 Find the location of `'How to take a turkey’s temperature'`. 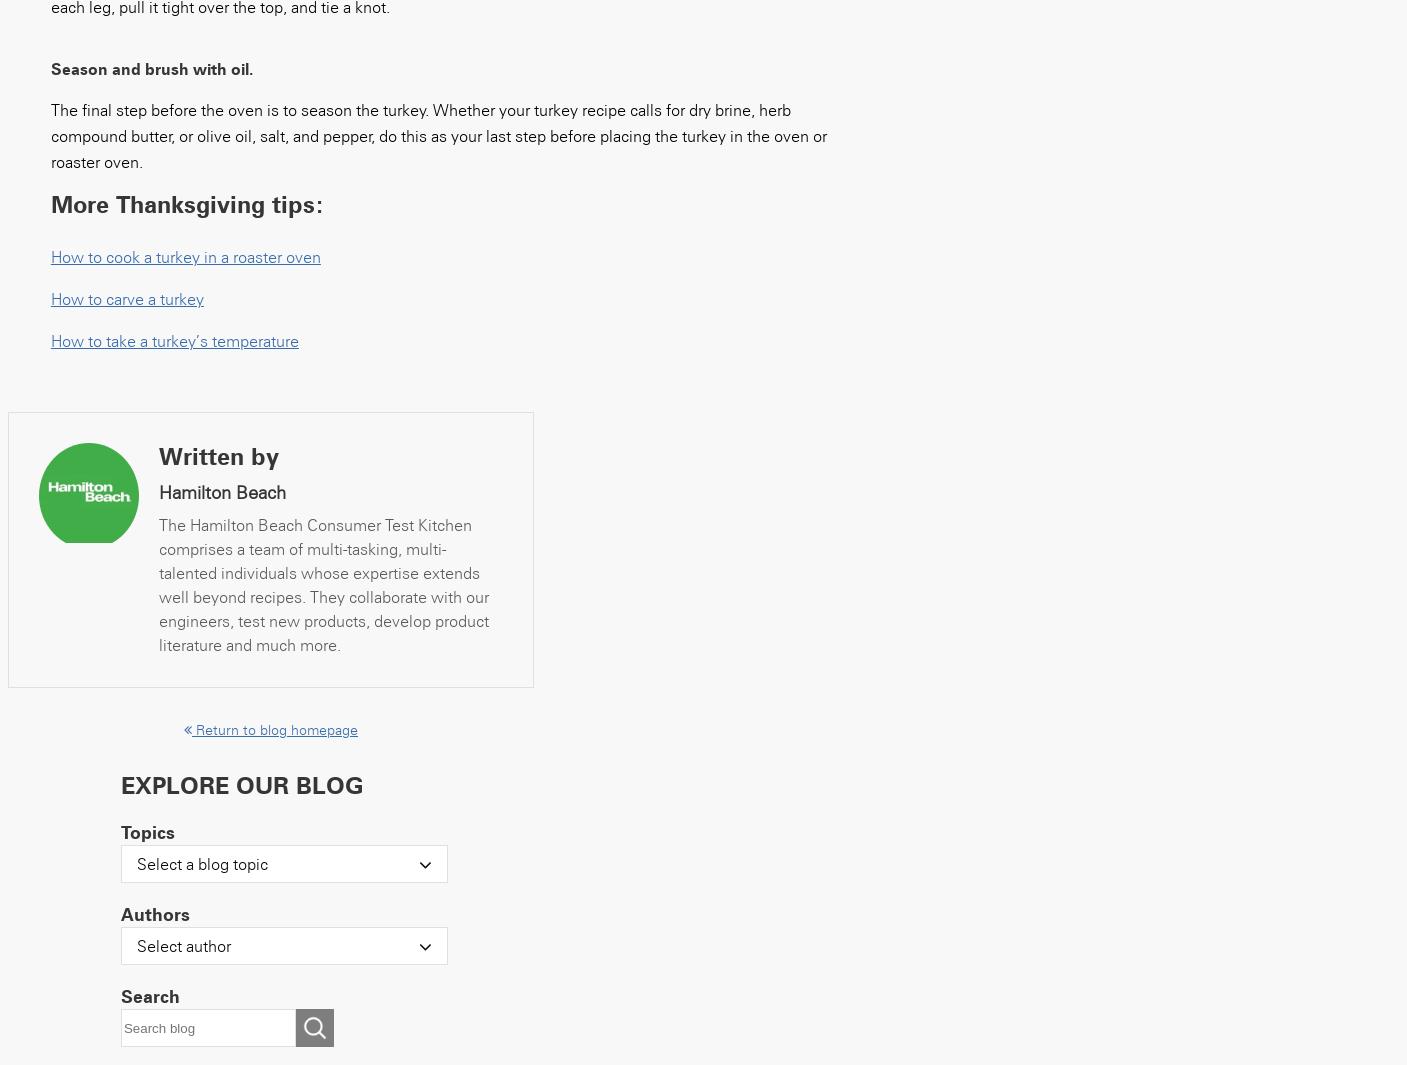

'How to take a turkey’s temperature' is located at coordinates (174, 338).